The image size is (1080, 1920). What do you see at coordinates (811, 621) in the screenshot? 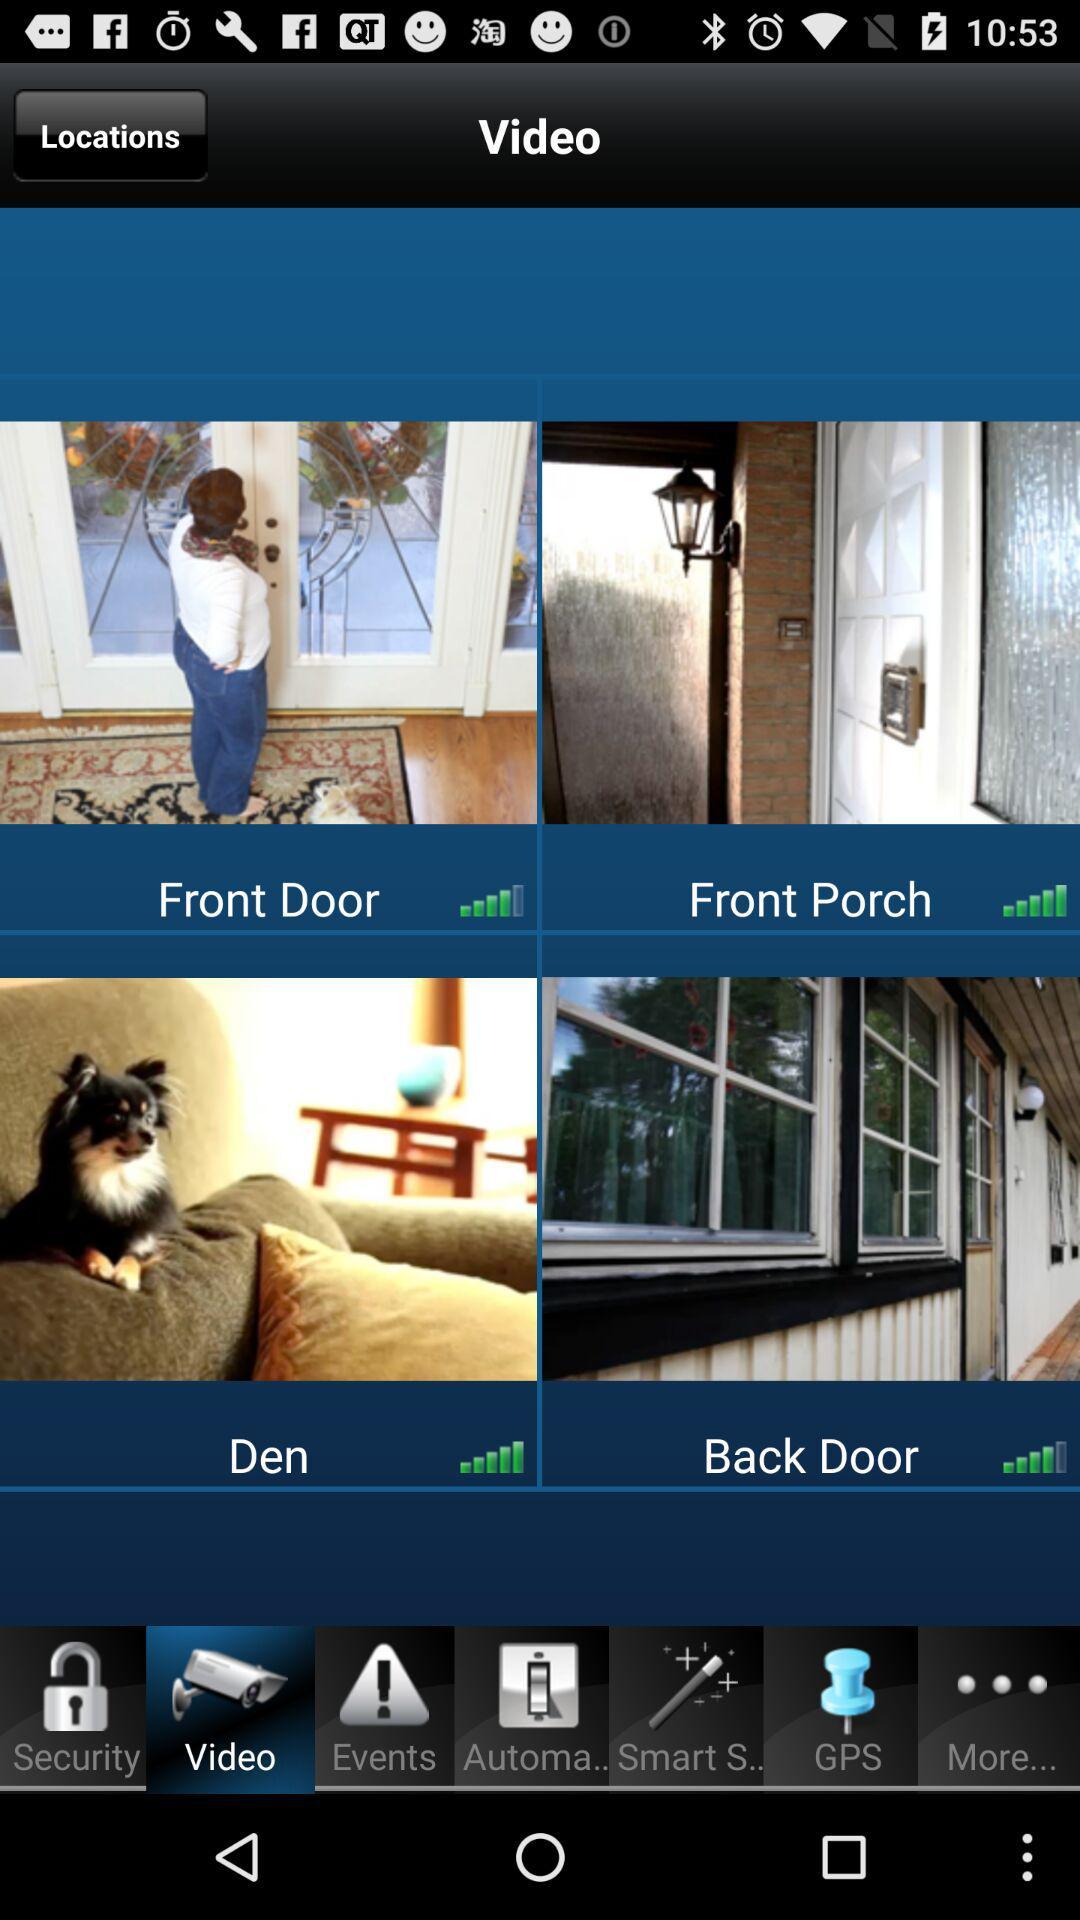
I see `the item above the front door icon` at bounding box center [811, 621].